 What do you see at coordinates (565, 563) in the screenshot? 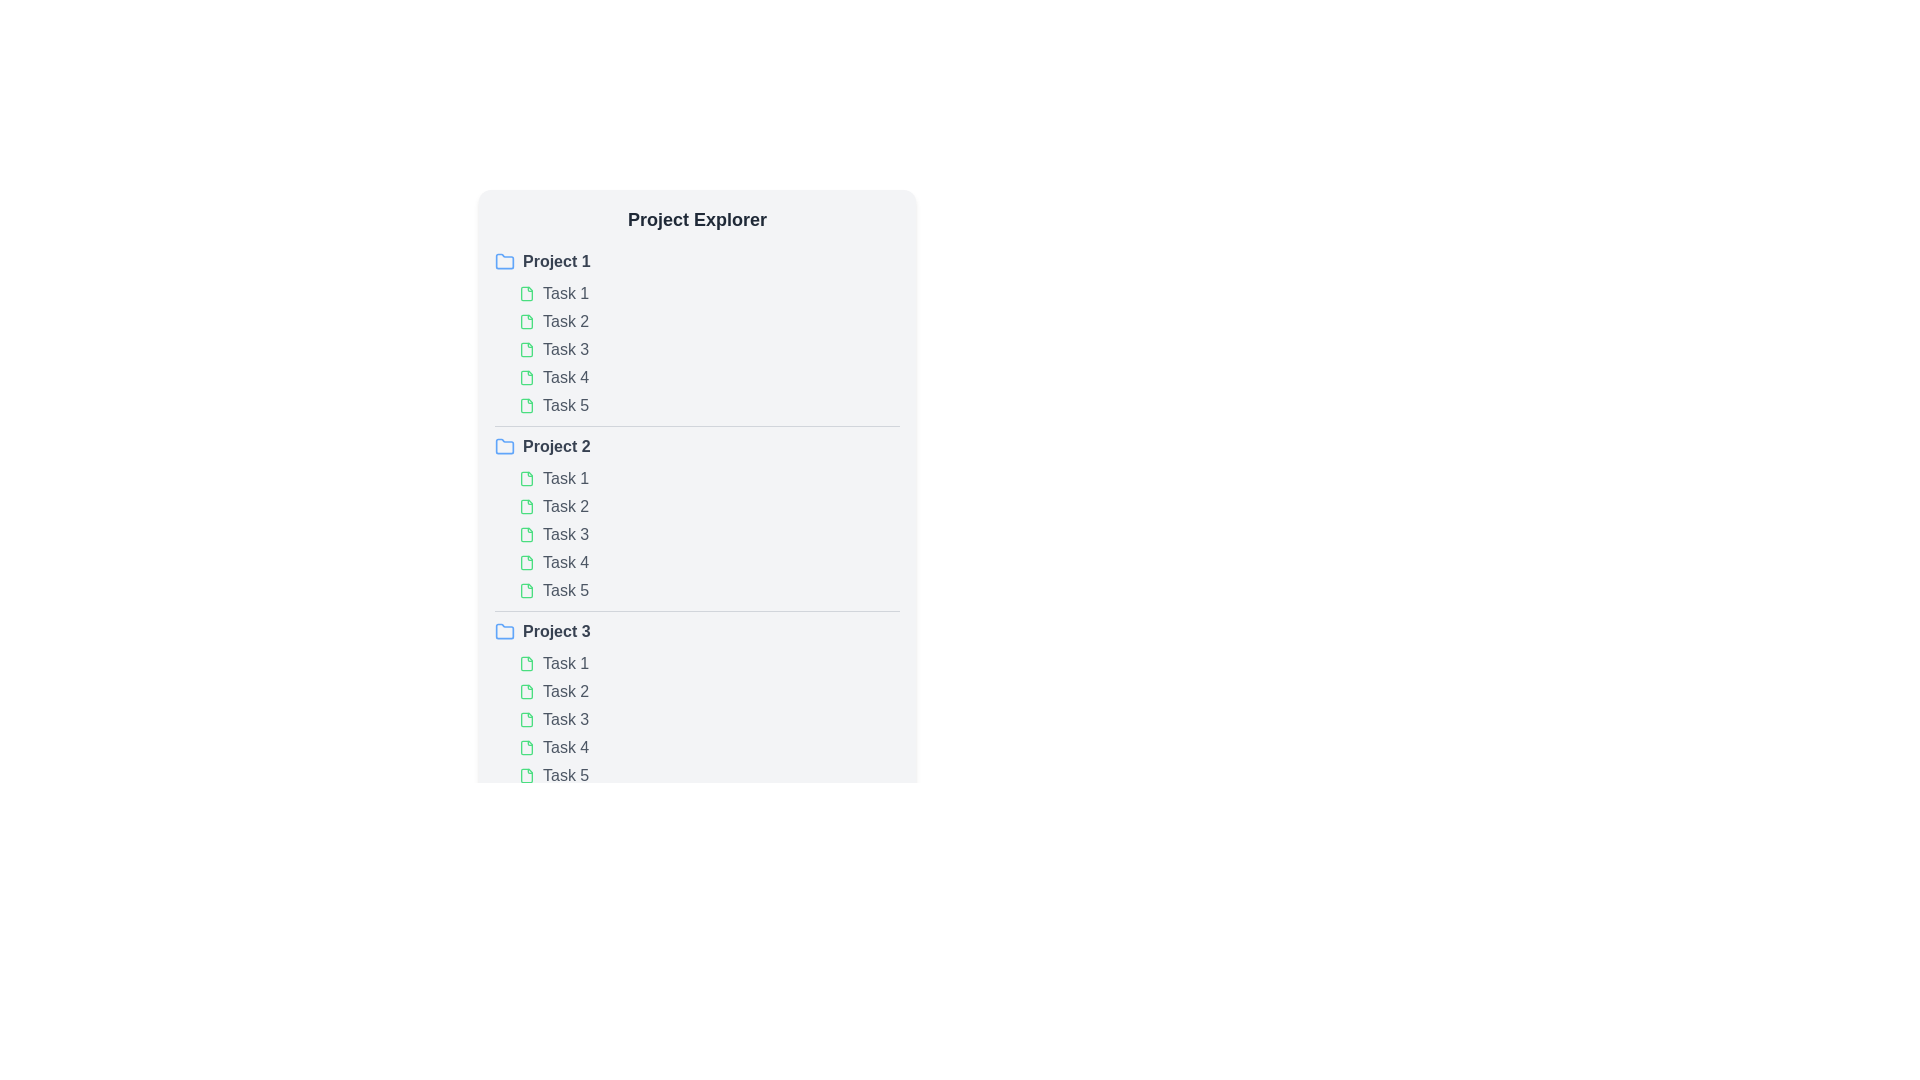
I see `the 'Task 4' text label in the Project Explorer` at bounding box center [565, 563].